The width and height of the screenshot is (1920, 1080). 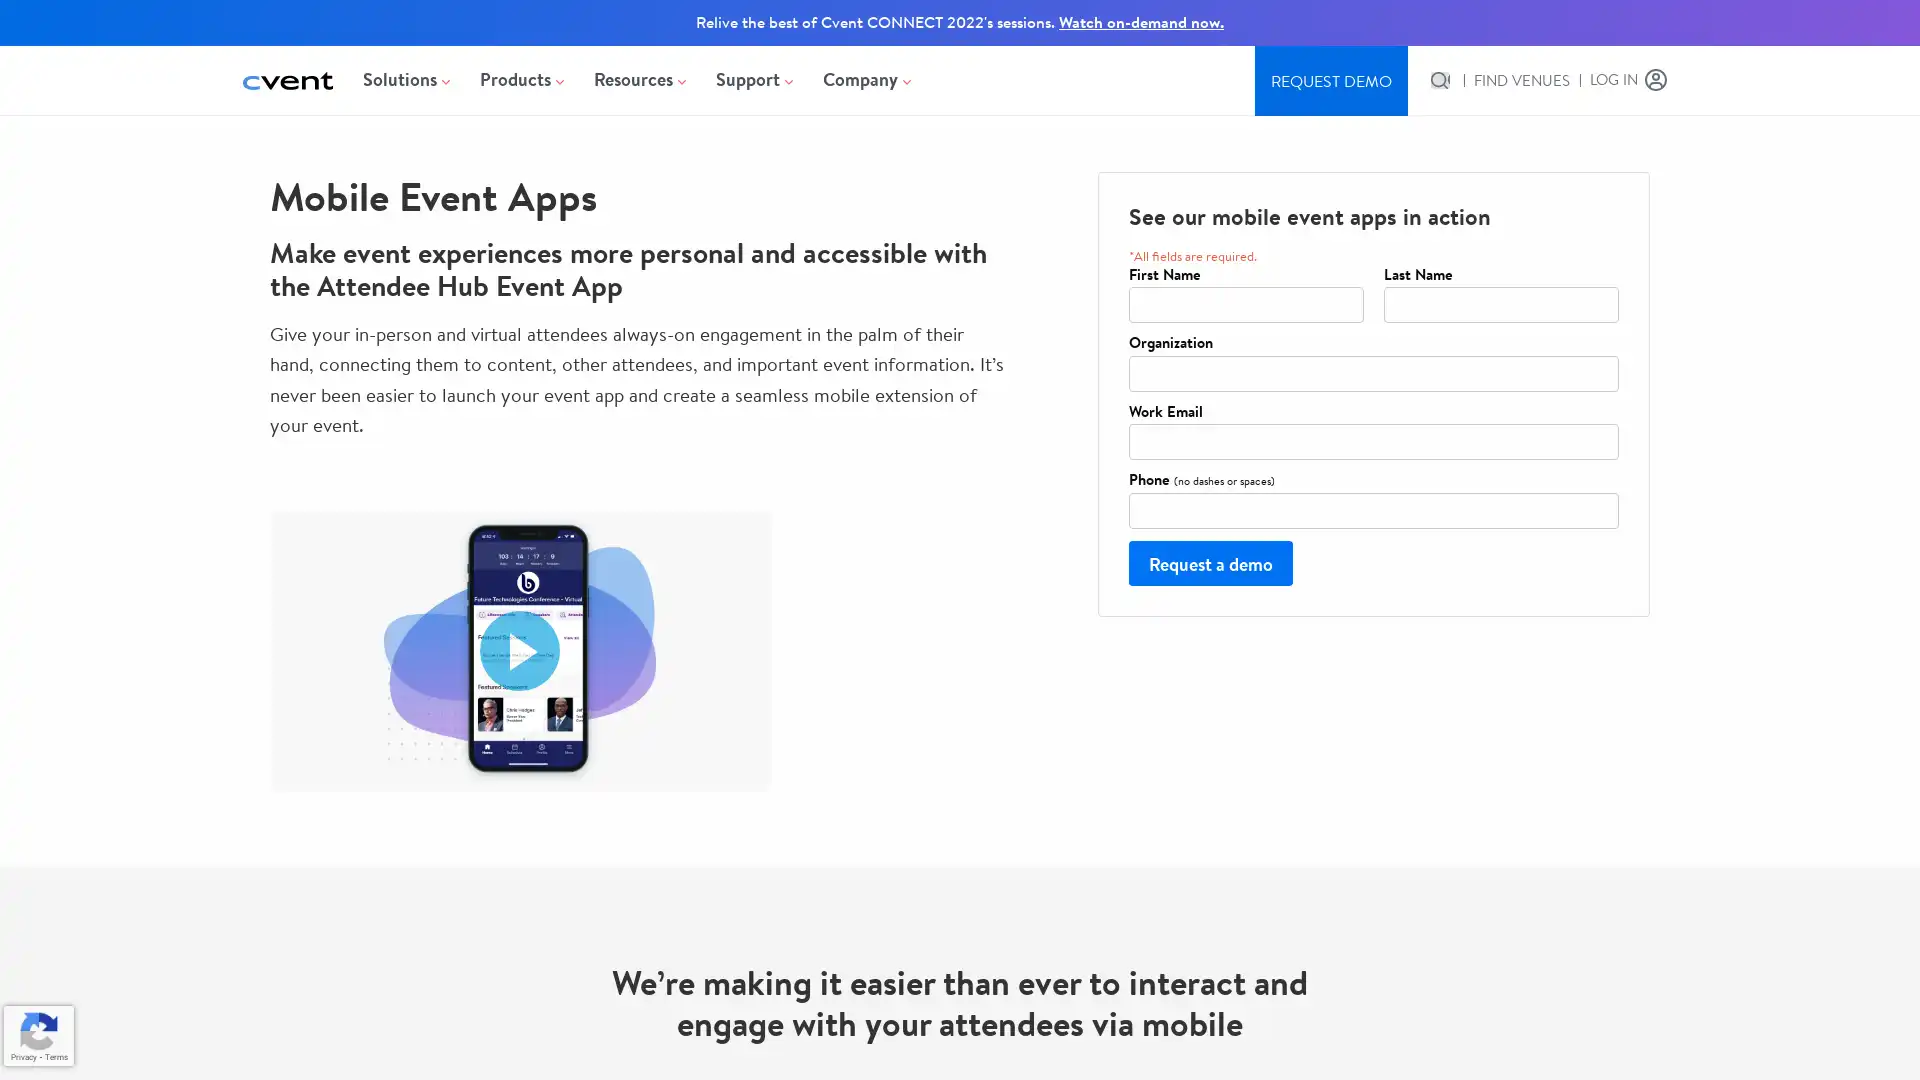 What do you see at coordinates (519, 651) in the screenshot?
I see `Play video Cvent Attendee Hub Mobile Event Apps. Opens in a modal` at bounding box center [519, 651].